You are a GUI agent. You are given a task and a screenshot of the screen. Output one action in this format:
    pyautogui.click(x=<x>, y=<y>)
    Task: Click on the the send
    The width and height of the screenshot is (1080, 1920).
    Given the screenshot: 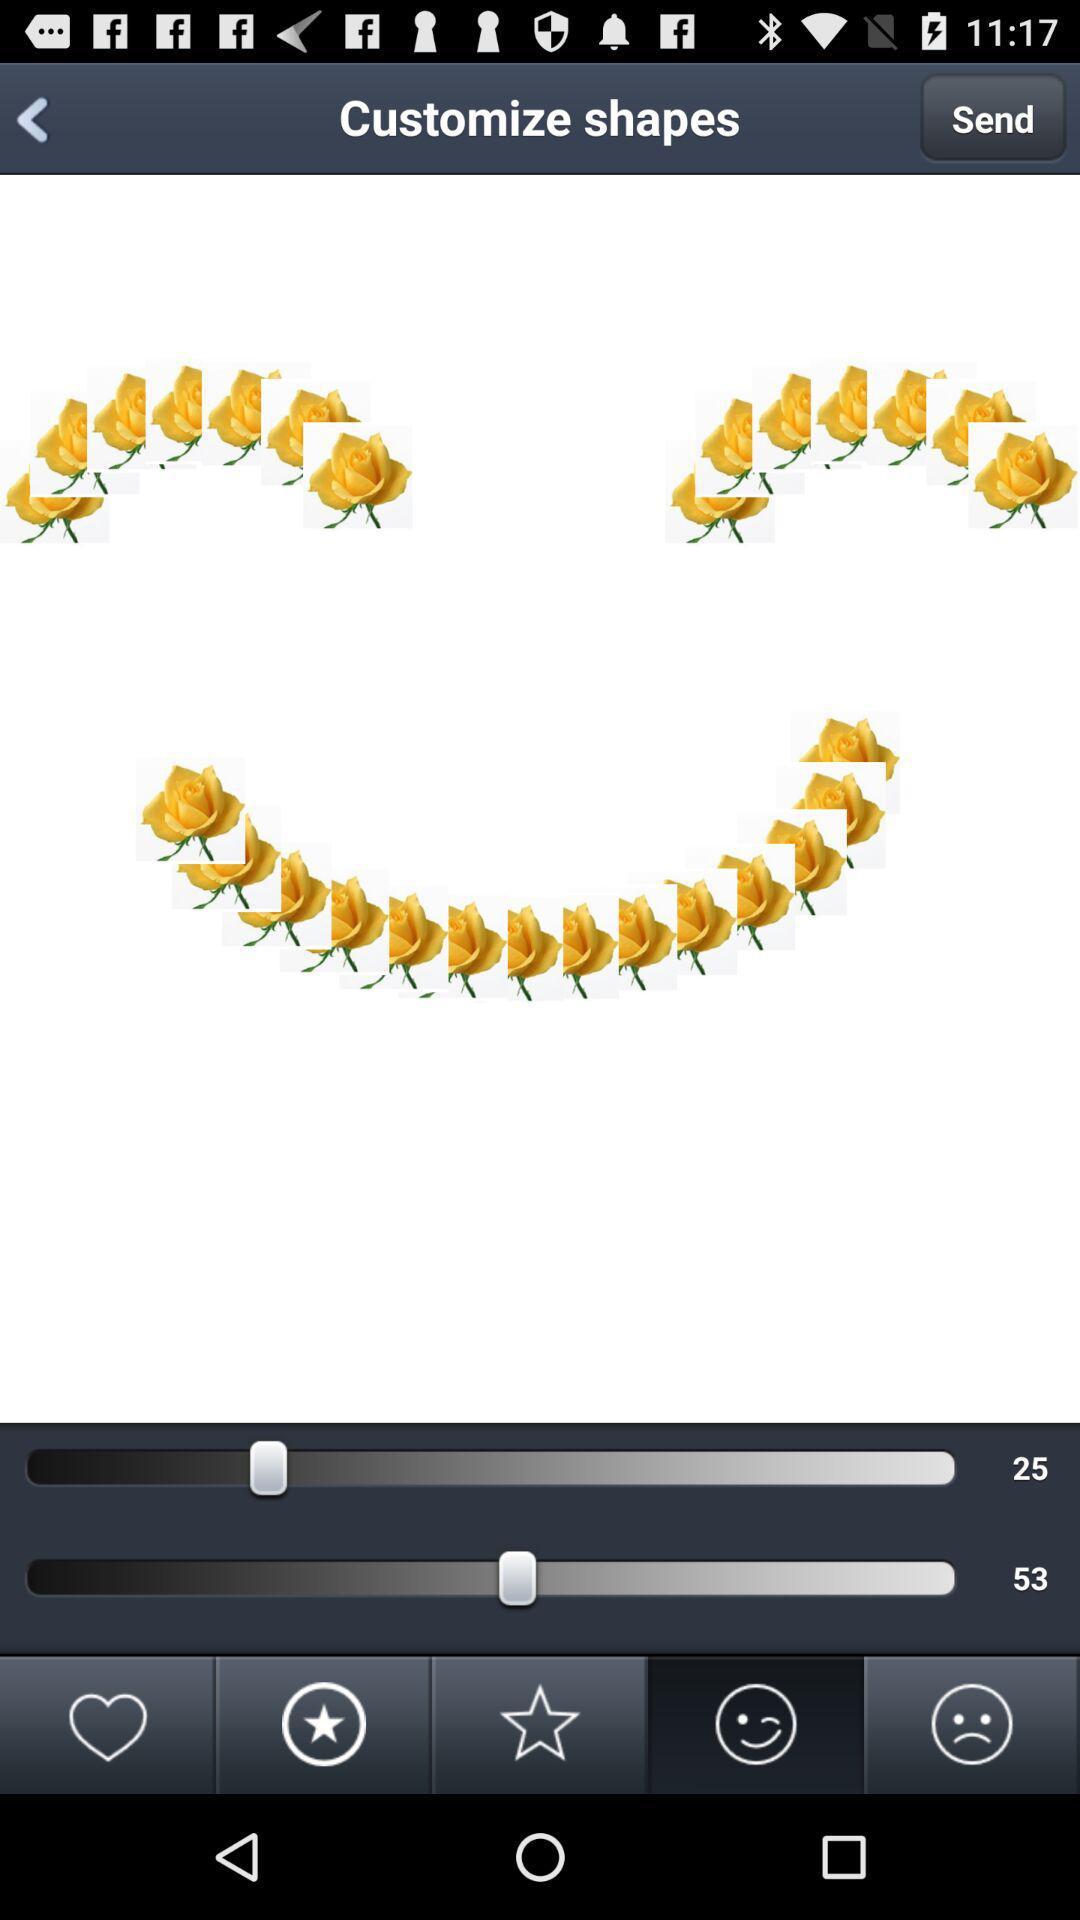 What is the action you would take?
    pyautogui.click(x=993, y=117)
    